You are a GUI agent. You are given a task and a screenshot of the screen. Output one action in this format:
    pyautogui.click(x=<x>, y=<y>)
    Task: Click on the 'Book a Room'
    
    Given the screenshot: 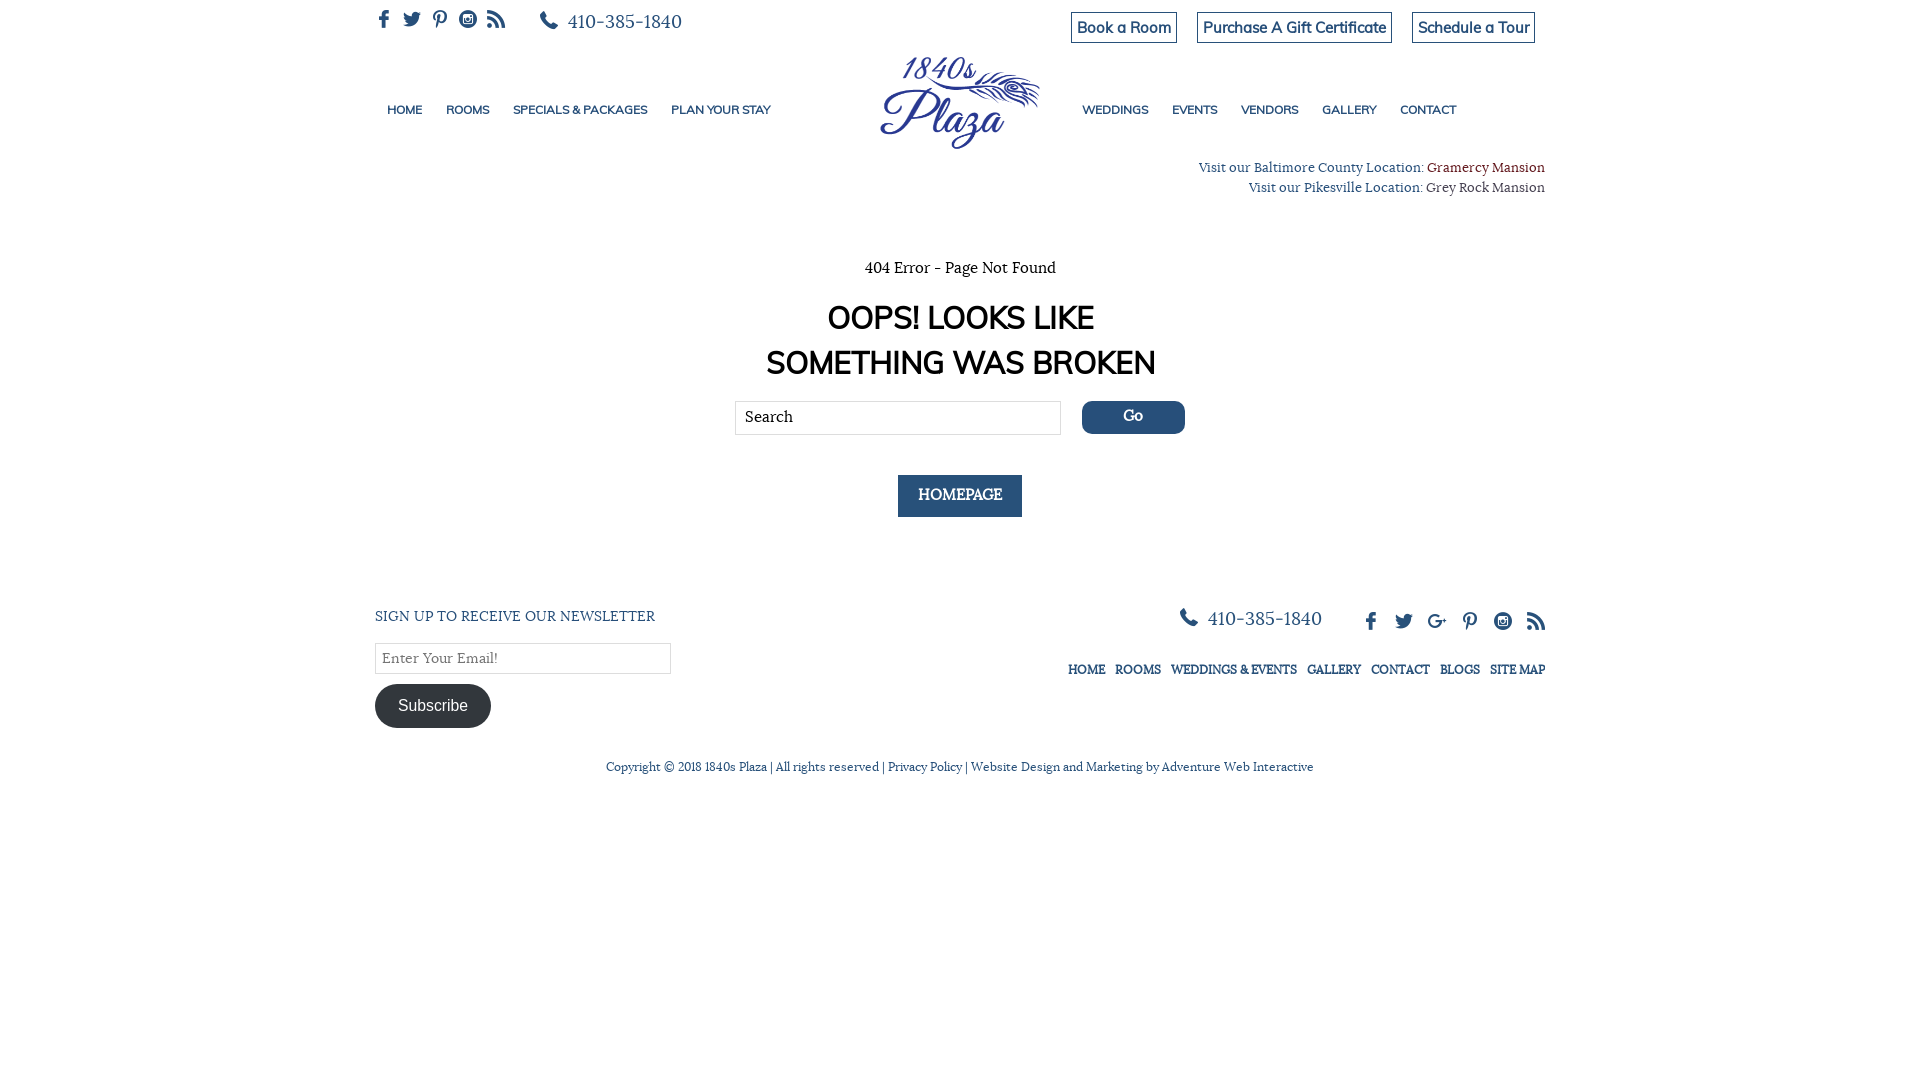 What is the action you would take?
    pyautogui.click(x=1123, y=27)
    